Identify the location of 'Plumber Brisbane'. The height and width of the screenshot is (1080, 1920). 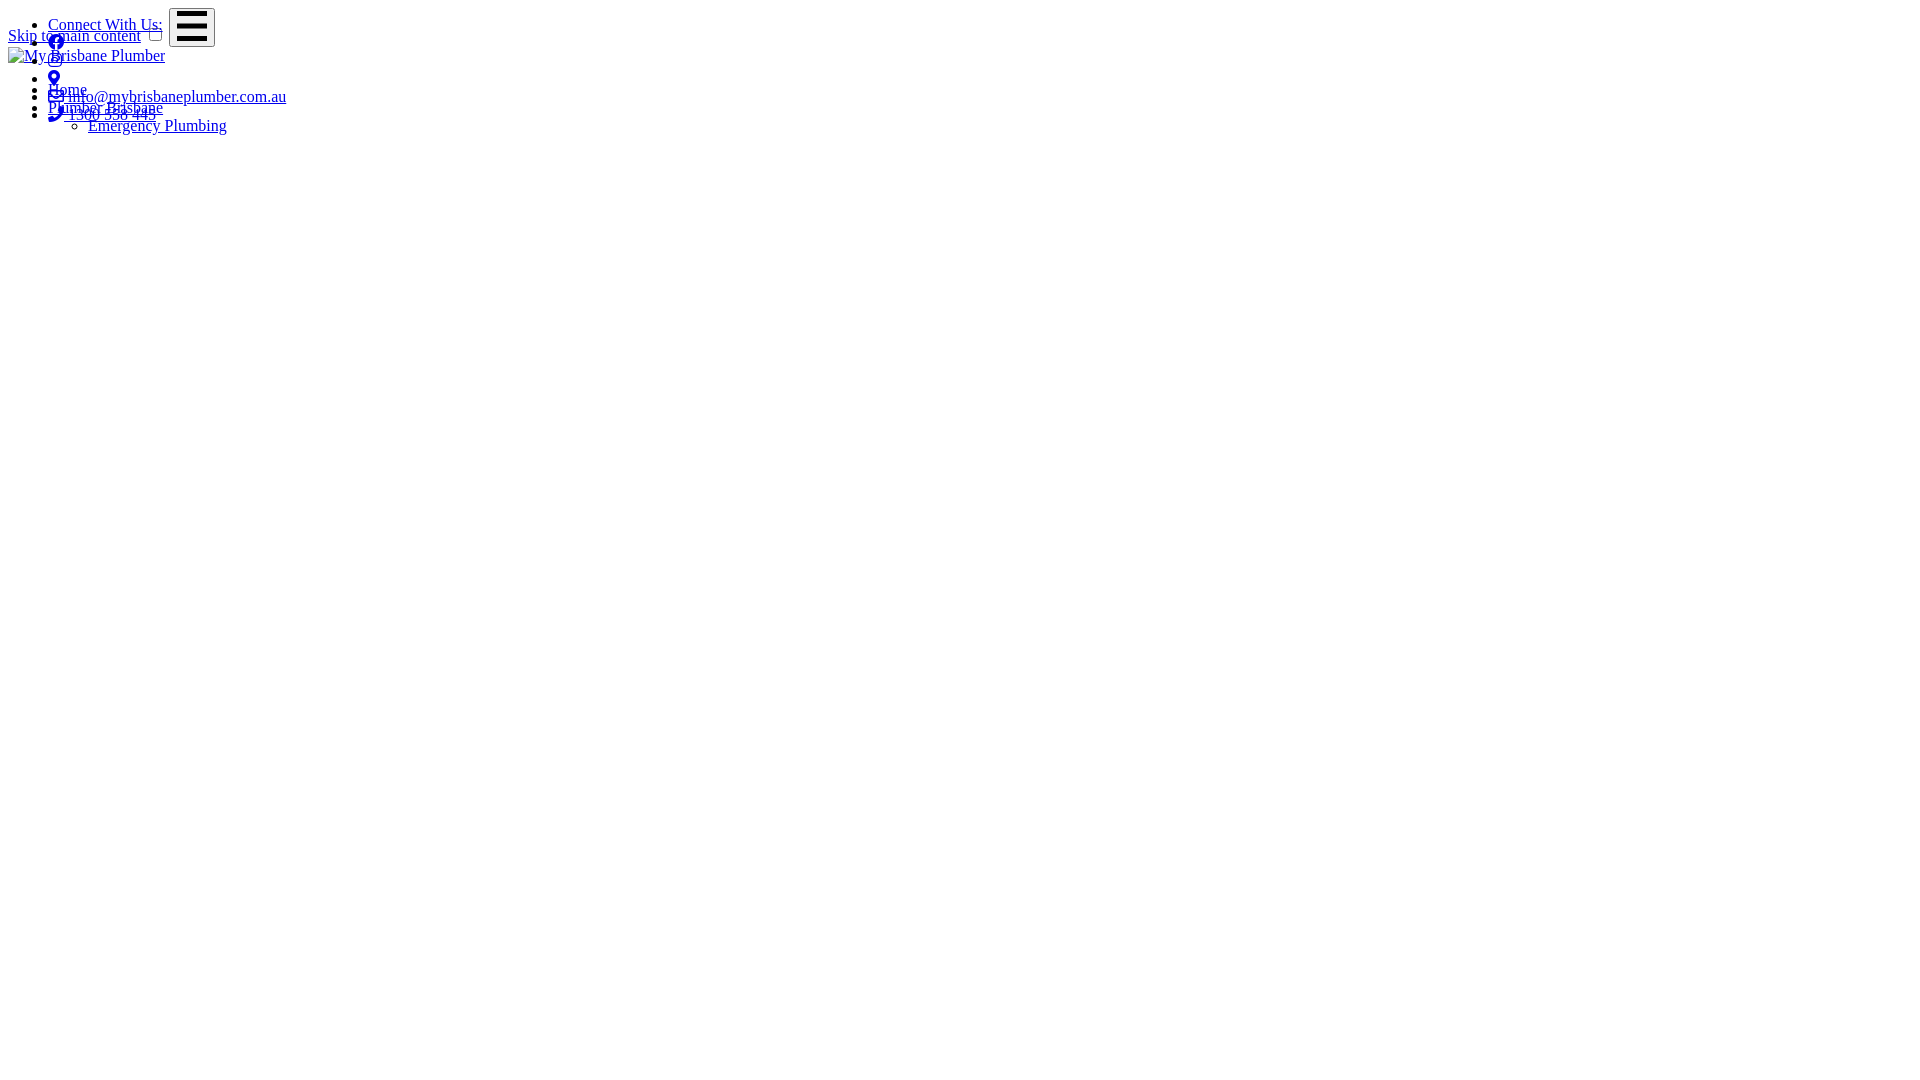
(48, 107).